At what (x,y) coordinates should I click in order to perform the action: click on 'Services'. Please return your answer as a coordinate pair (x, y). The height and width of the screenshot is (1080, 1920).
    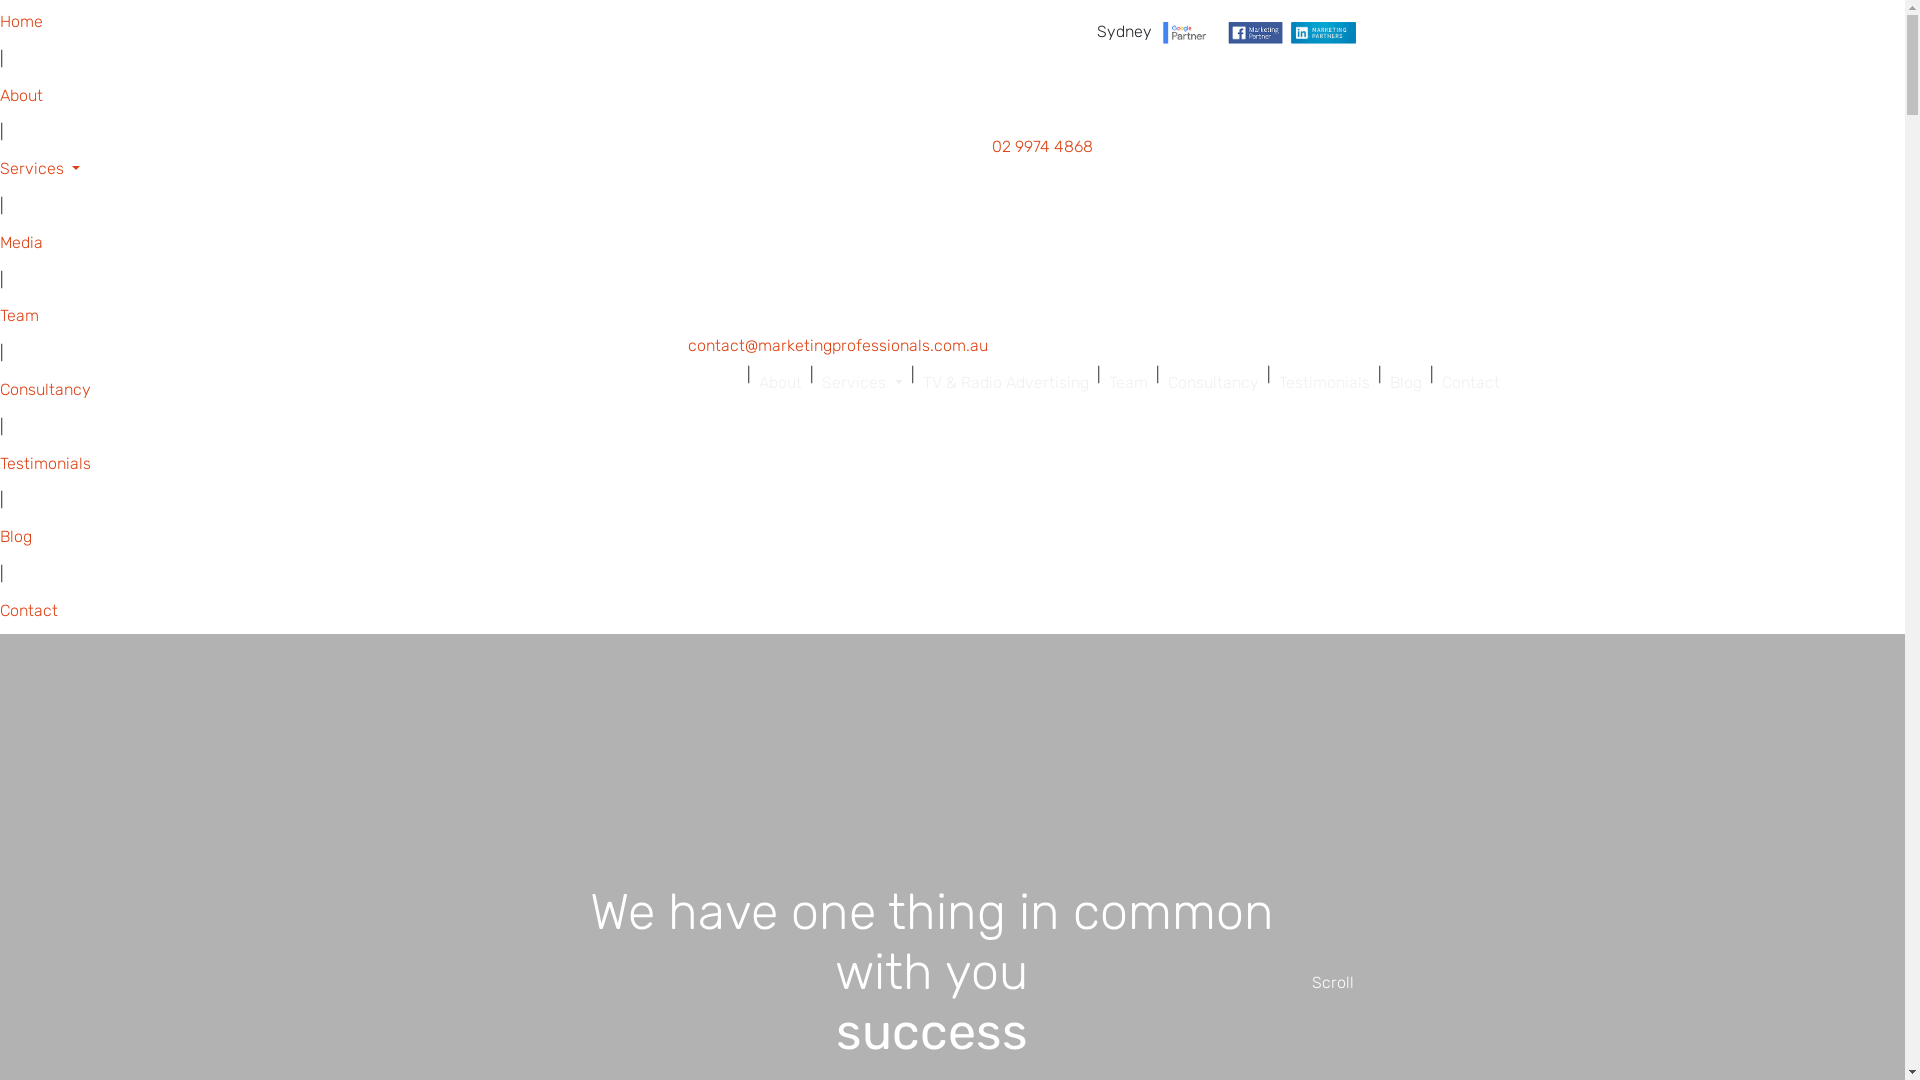
    Looking at the image, I should click on (814, 383).